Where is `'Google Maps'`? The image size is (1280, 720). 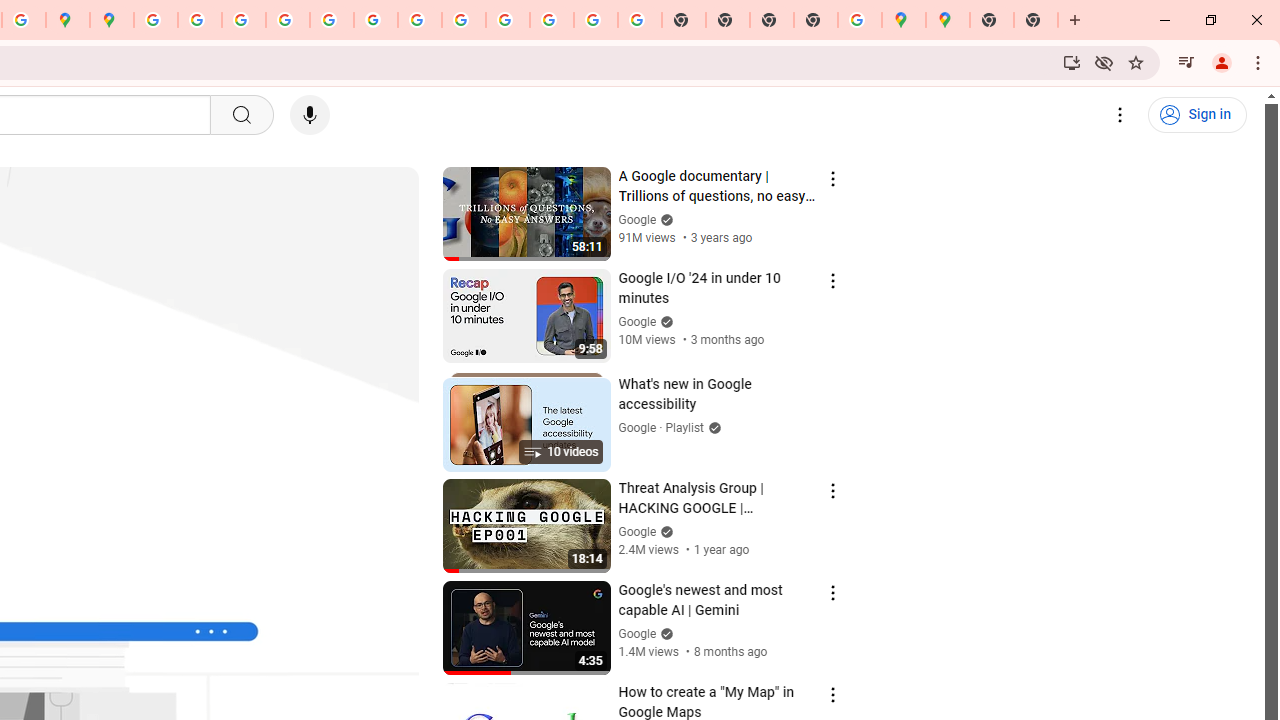 'Google Maps' is located at coordinates (902, 20).